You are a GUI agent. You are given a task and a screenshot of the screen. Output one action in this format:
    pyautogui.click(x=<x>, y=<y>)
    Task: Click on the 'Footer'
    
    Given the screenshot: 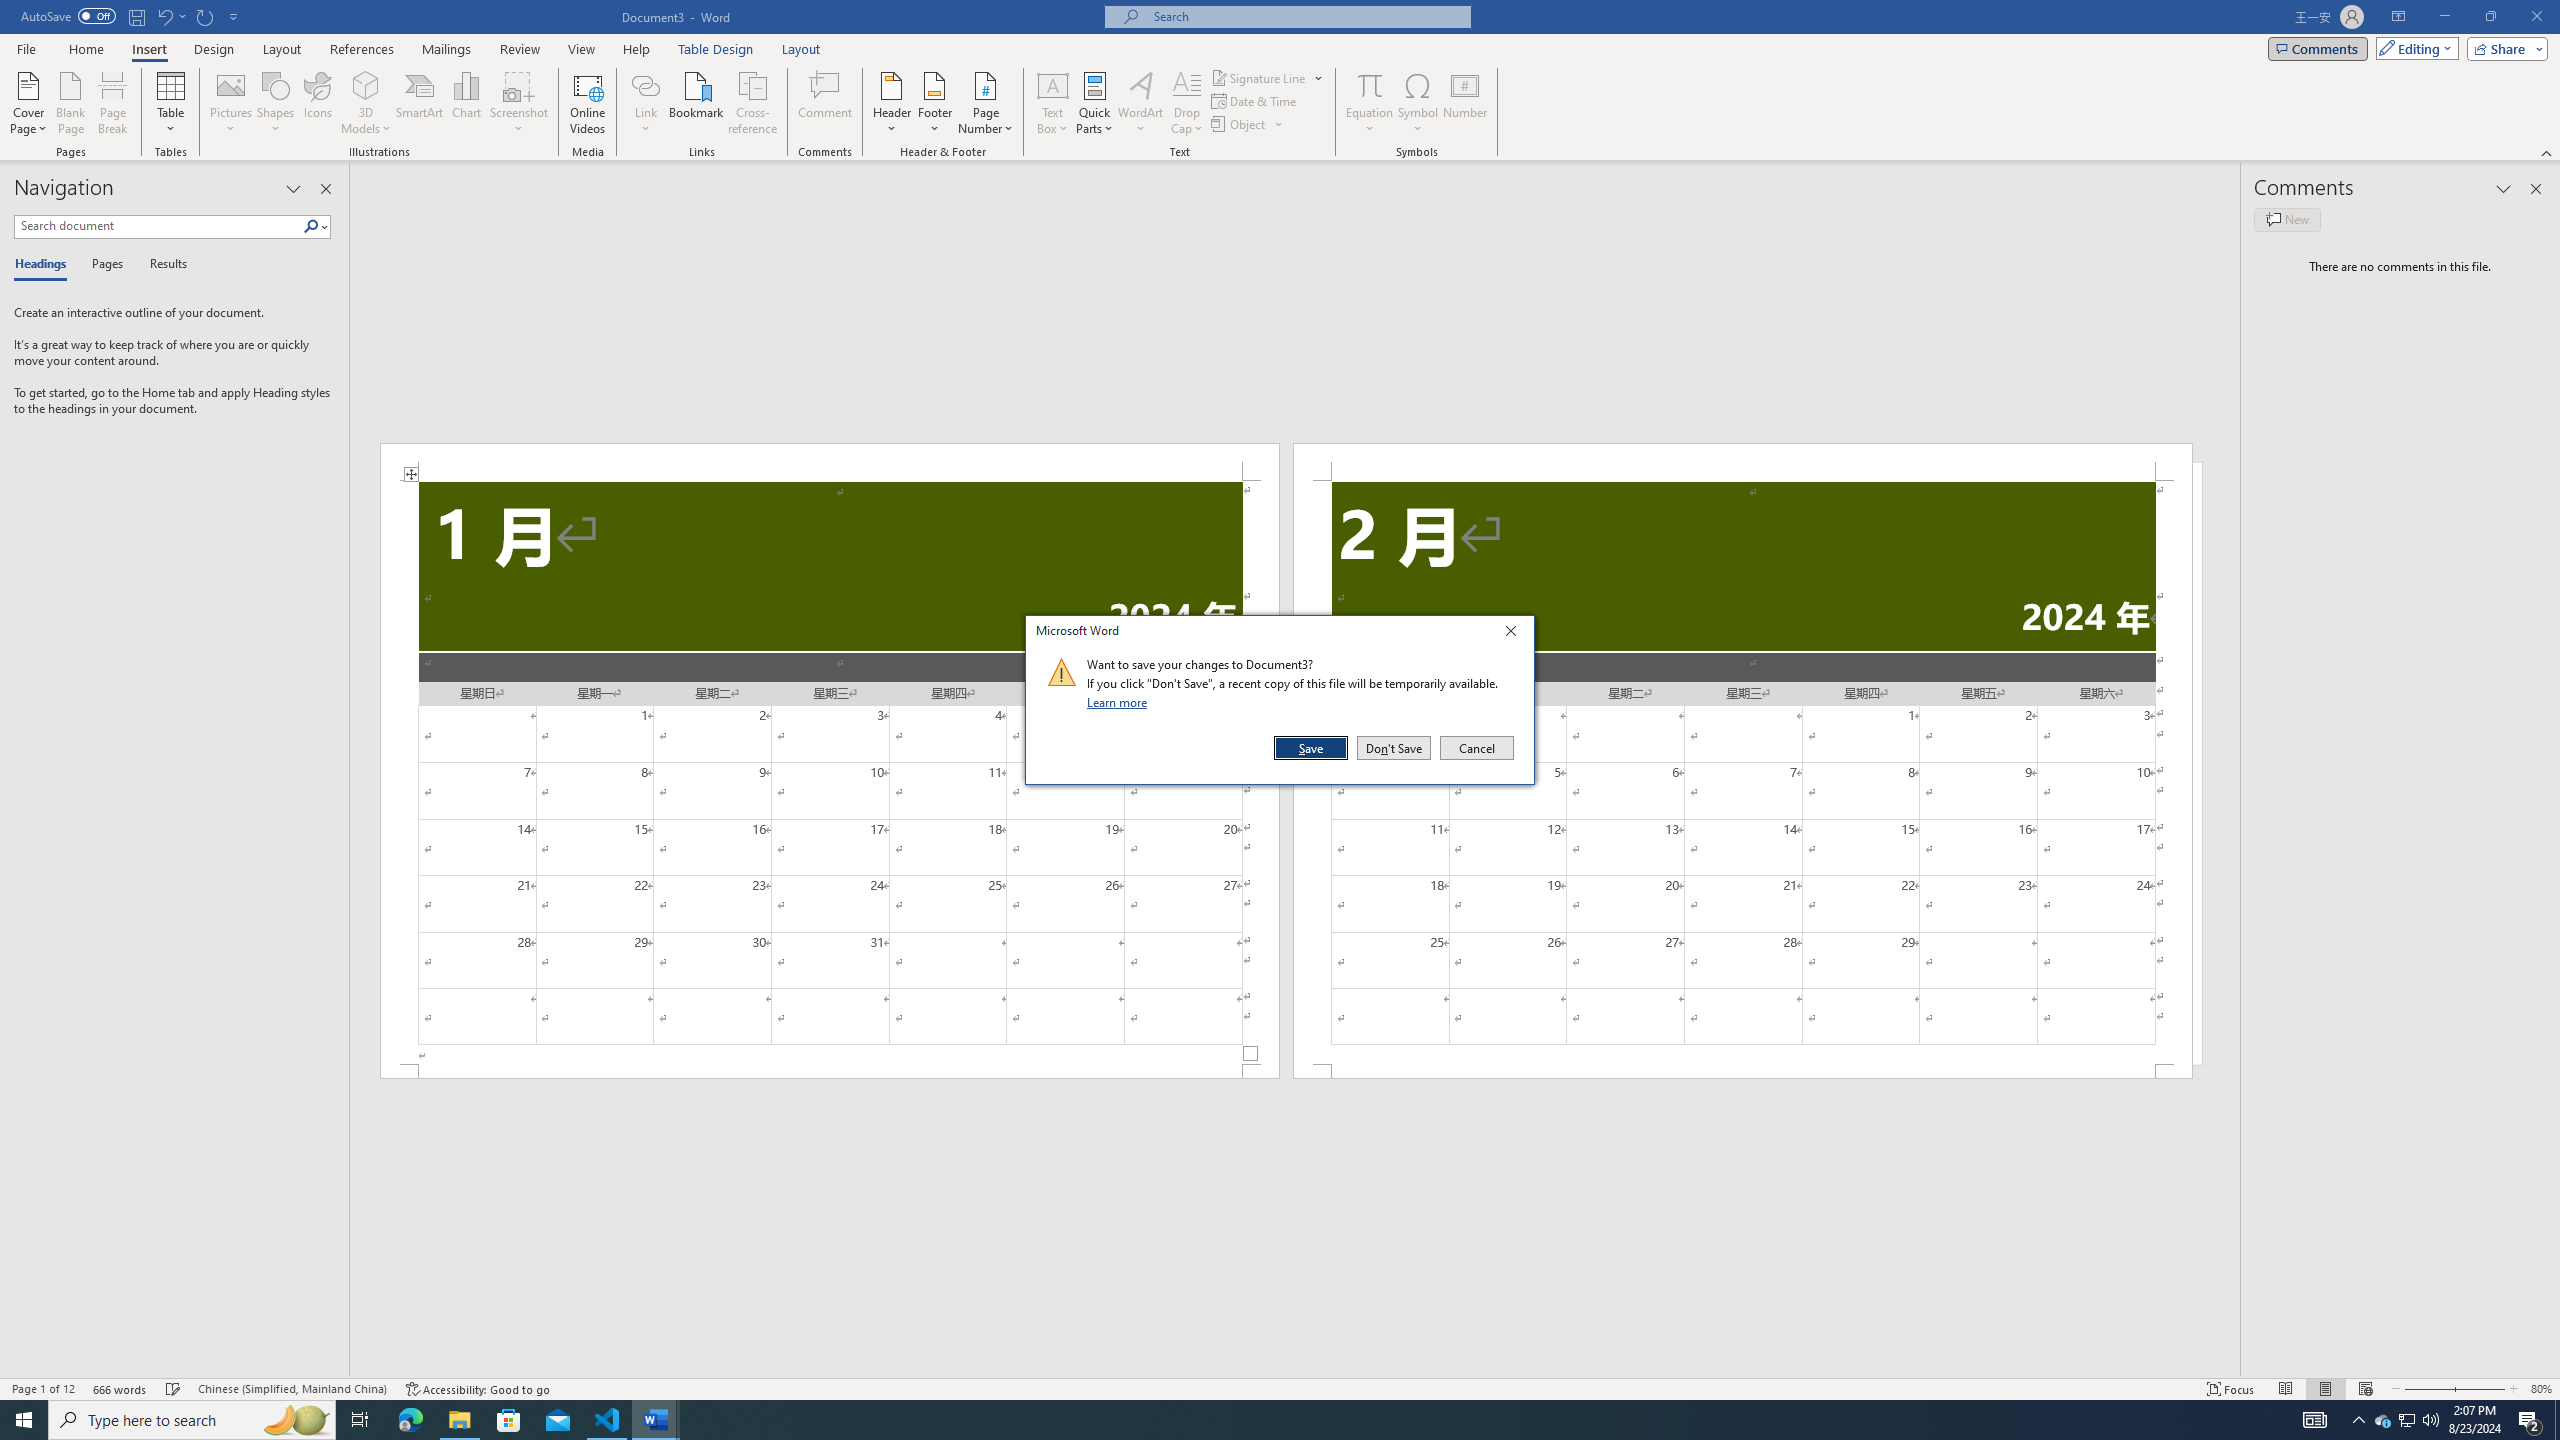 What is the action you would take?
    pyautogui.click(x=933, y=103)
    